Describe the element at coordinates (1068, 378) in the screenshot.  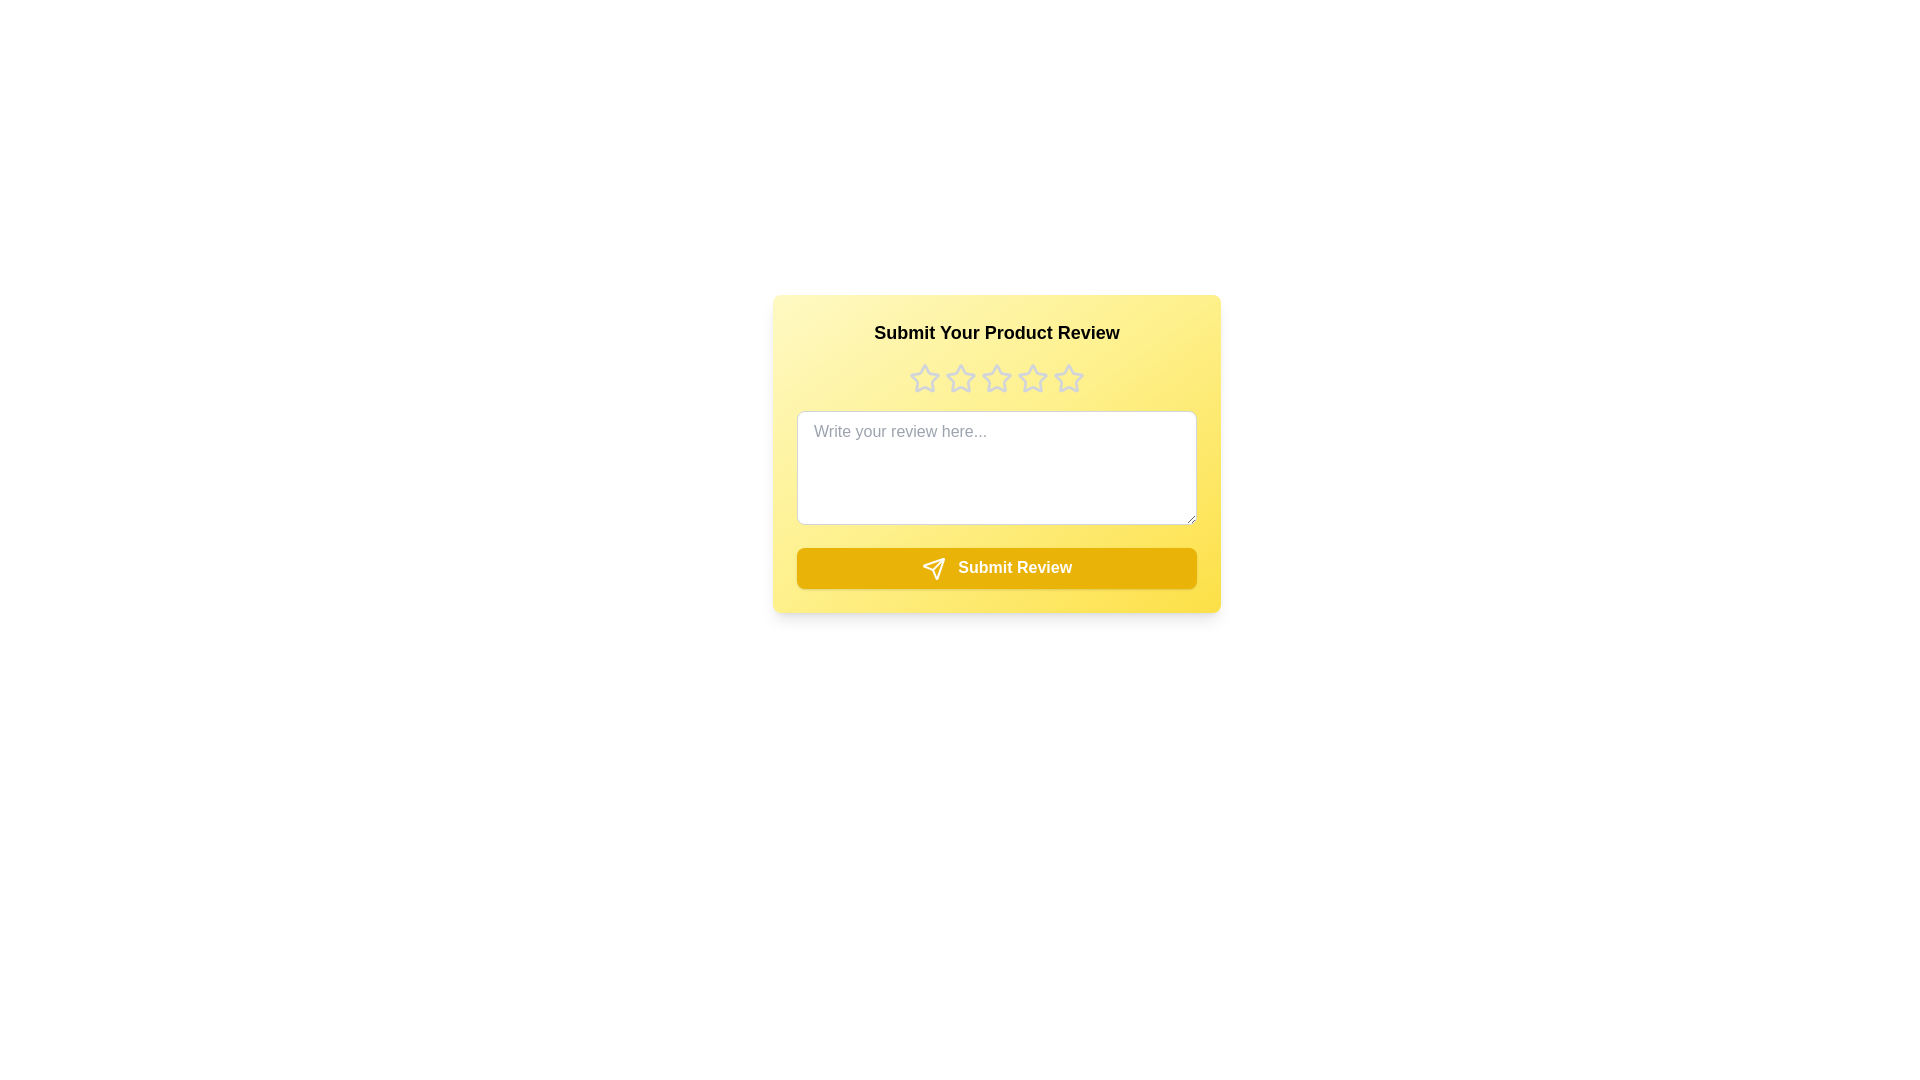
I see `the fifth star icon in the rating component` at that location.